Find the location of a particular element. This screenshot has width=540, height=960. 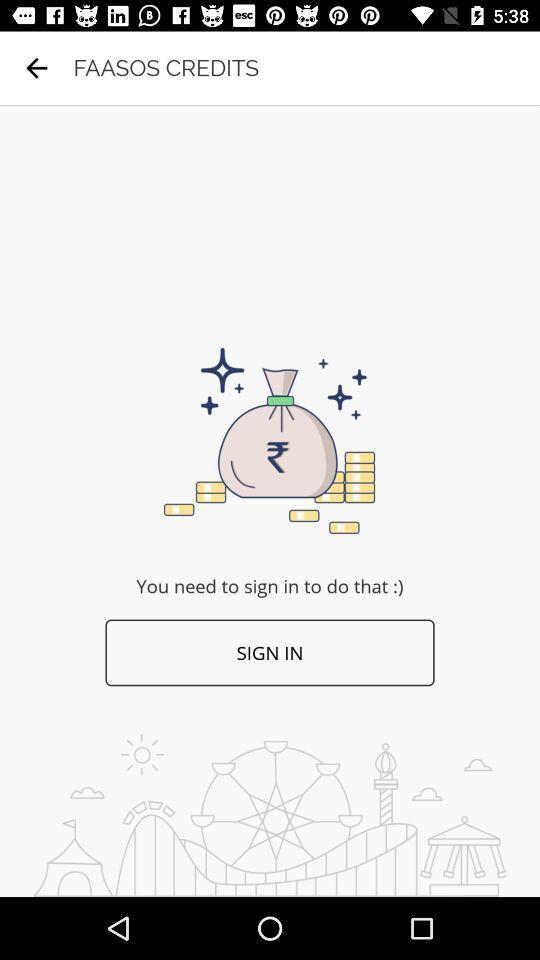

item above you need to item is located at coordinates (36, 68).